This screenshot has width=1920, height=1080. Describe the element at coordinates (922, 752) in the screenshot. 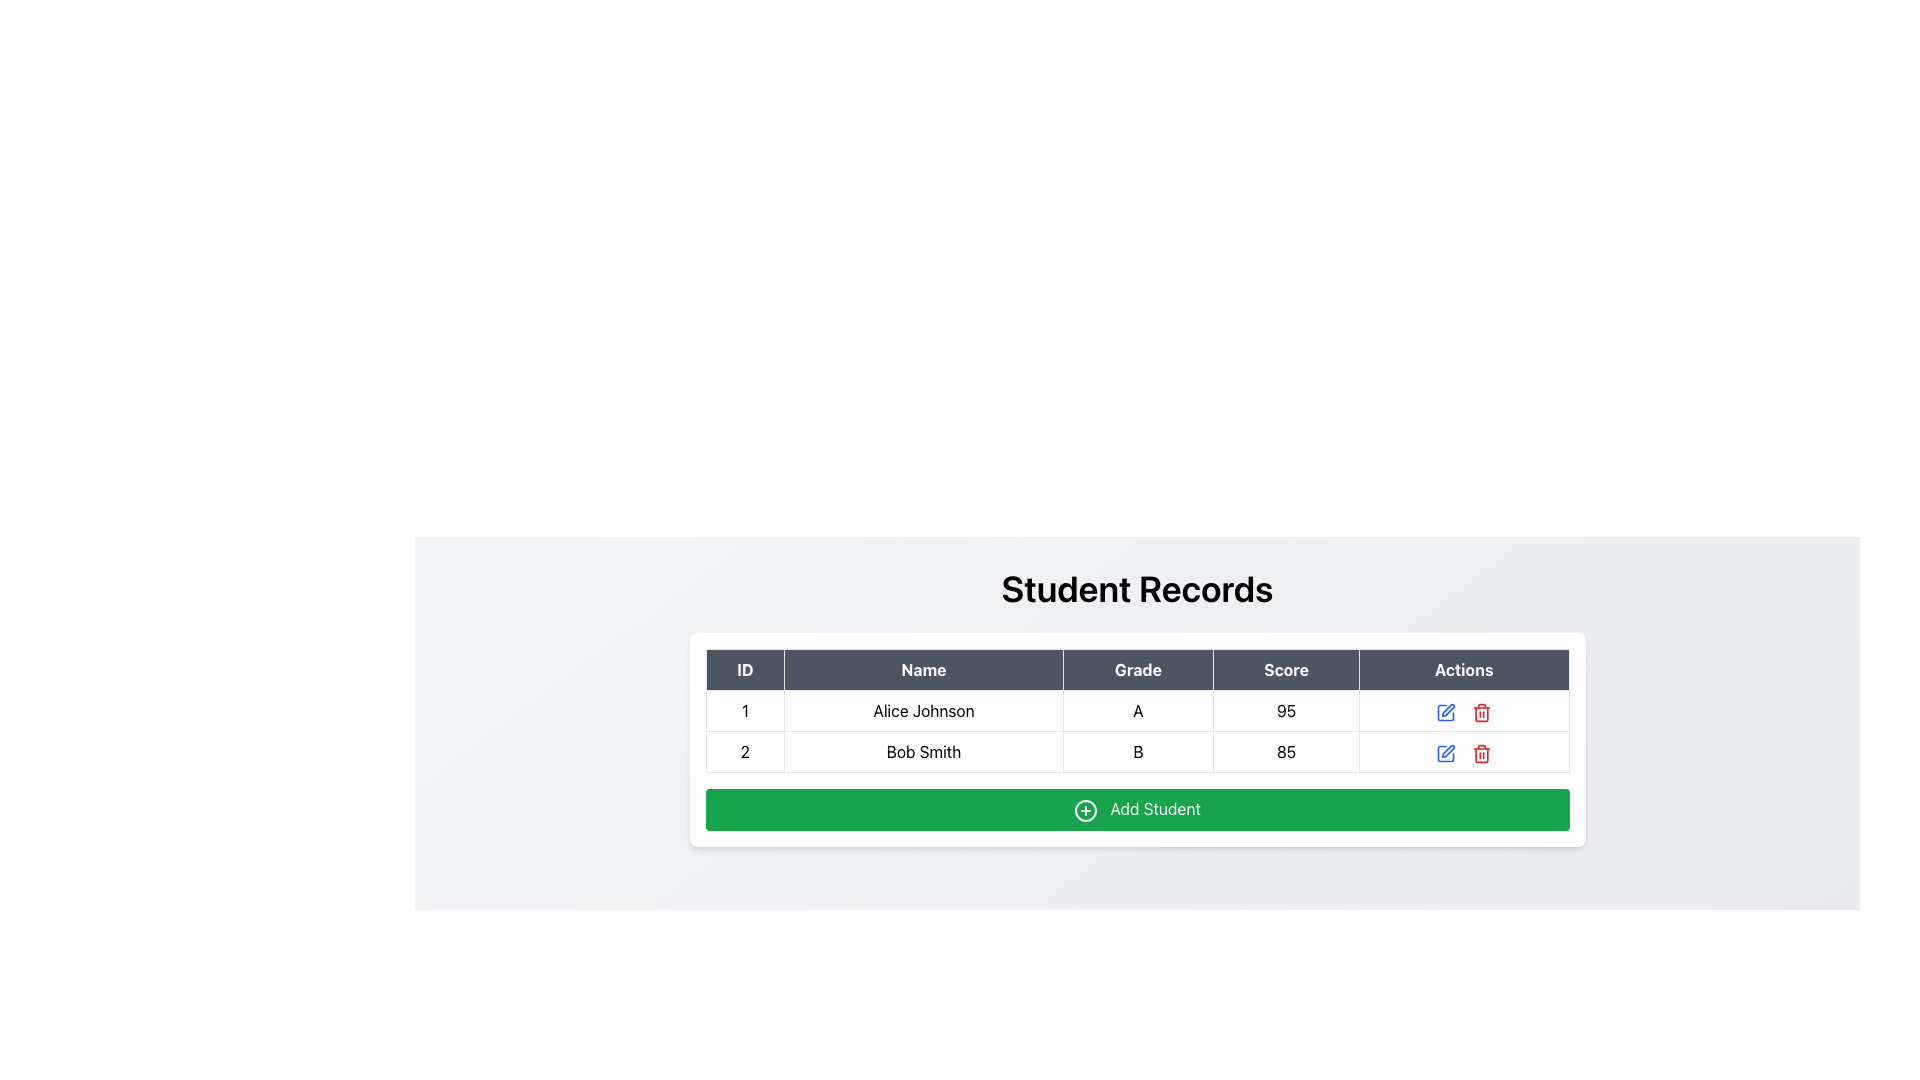

I see `the text label displaying the name of the student 'Bob Smith', which is located in the second row under the 'Name' column of the student records table` at that location.